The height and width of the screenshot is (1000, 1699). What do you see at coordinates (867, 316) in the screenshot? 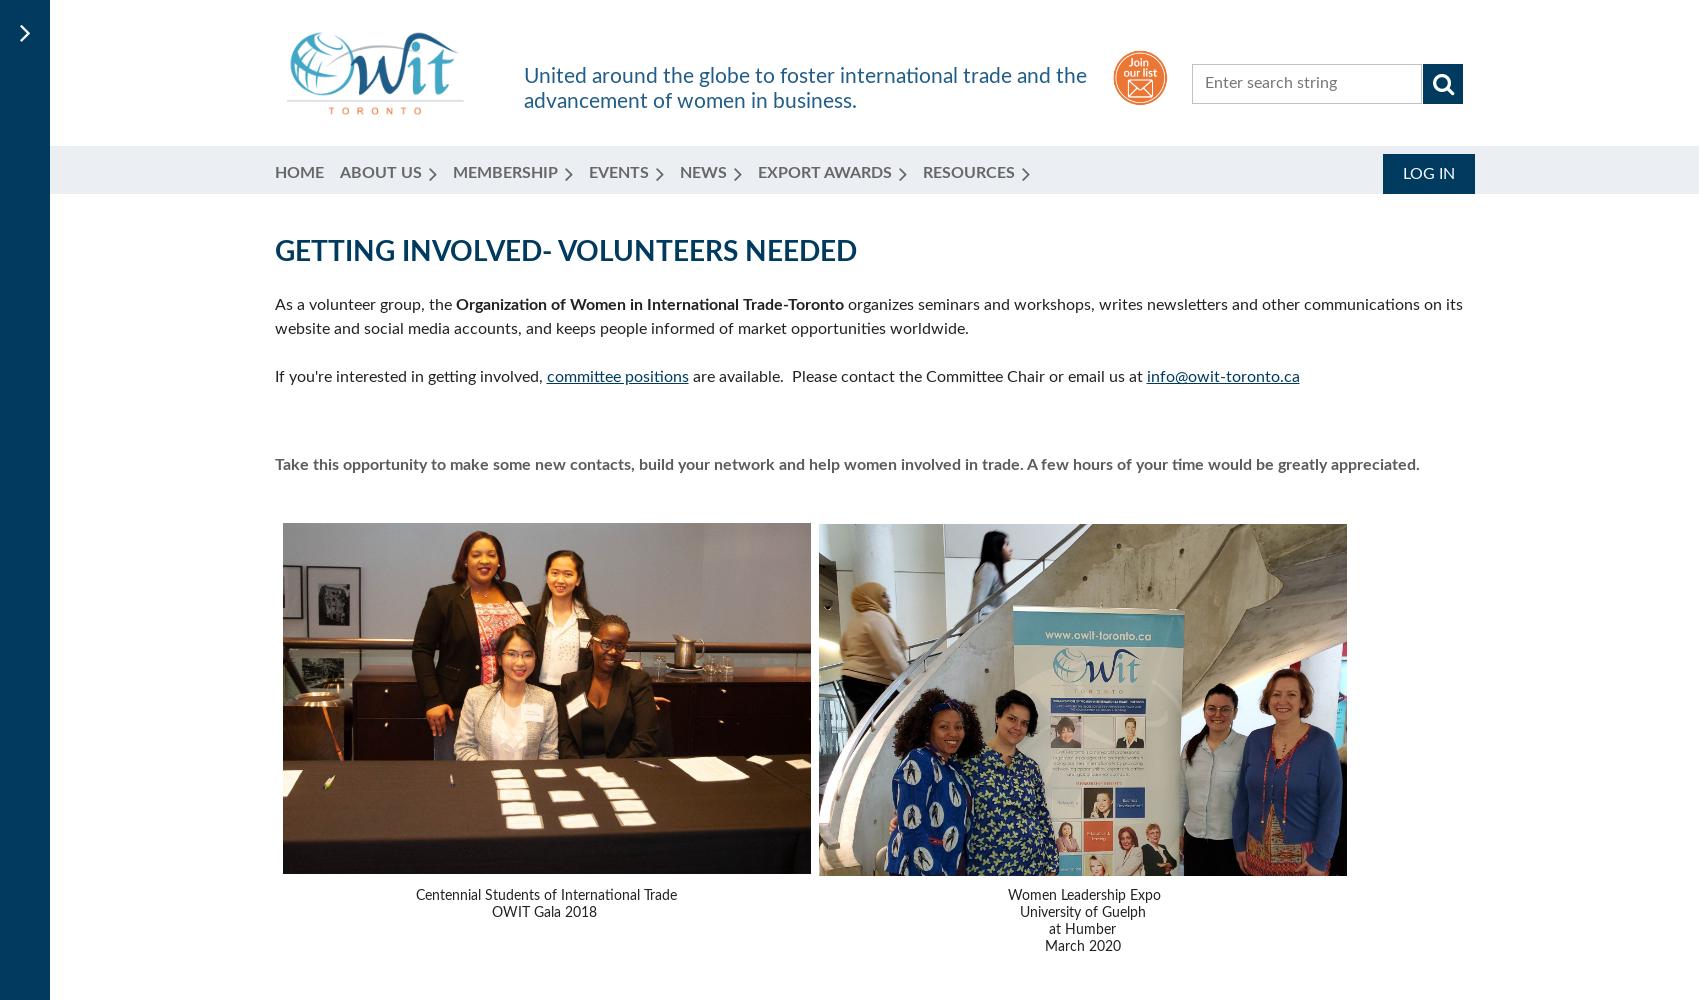
I see `'organizes seminars and workshops, writes newsletters and other communications on its website and social media accounts, and keeps people informed of market opportunities worldwide.'` at bounding box center [867, 316].